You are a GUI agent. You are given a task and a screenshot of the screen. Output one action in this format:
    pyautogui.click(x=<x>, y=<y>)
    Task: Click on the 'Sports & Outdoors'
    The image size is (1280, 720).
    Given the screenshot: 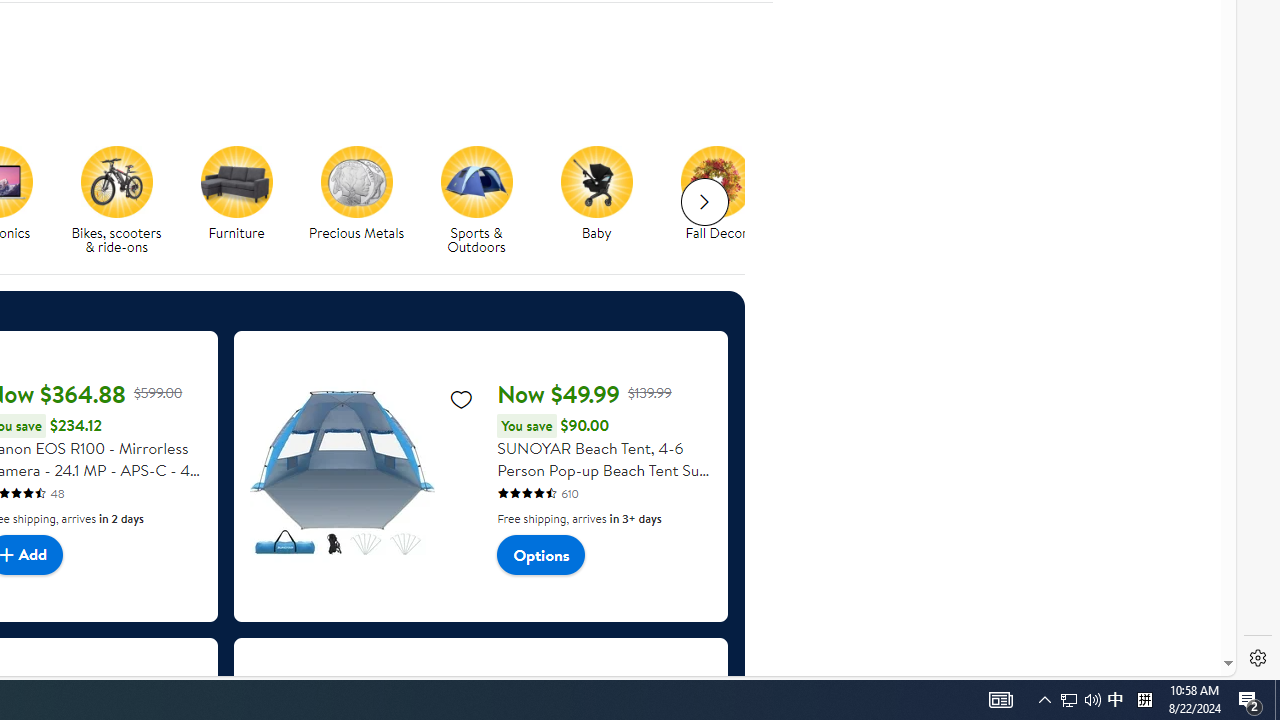 What is the action you would take?
    pyautogui.click(x=475, y=181)
    